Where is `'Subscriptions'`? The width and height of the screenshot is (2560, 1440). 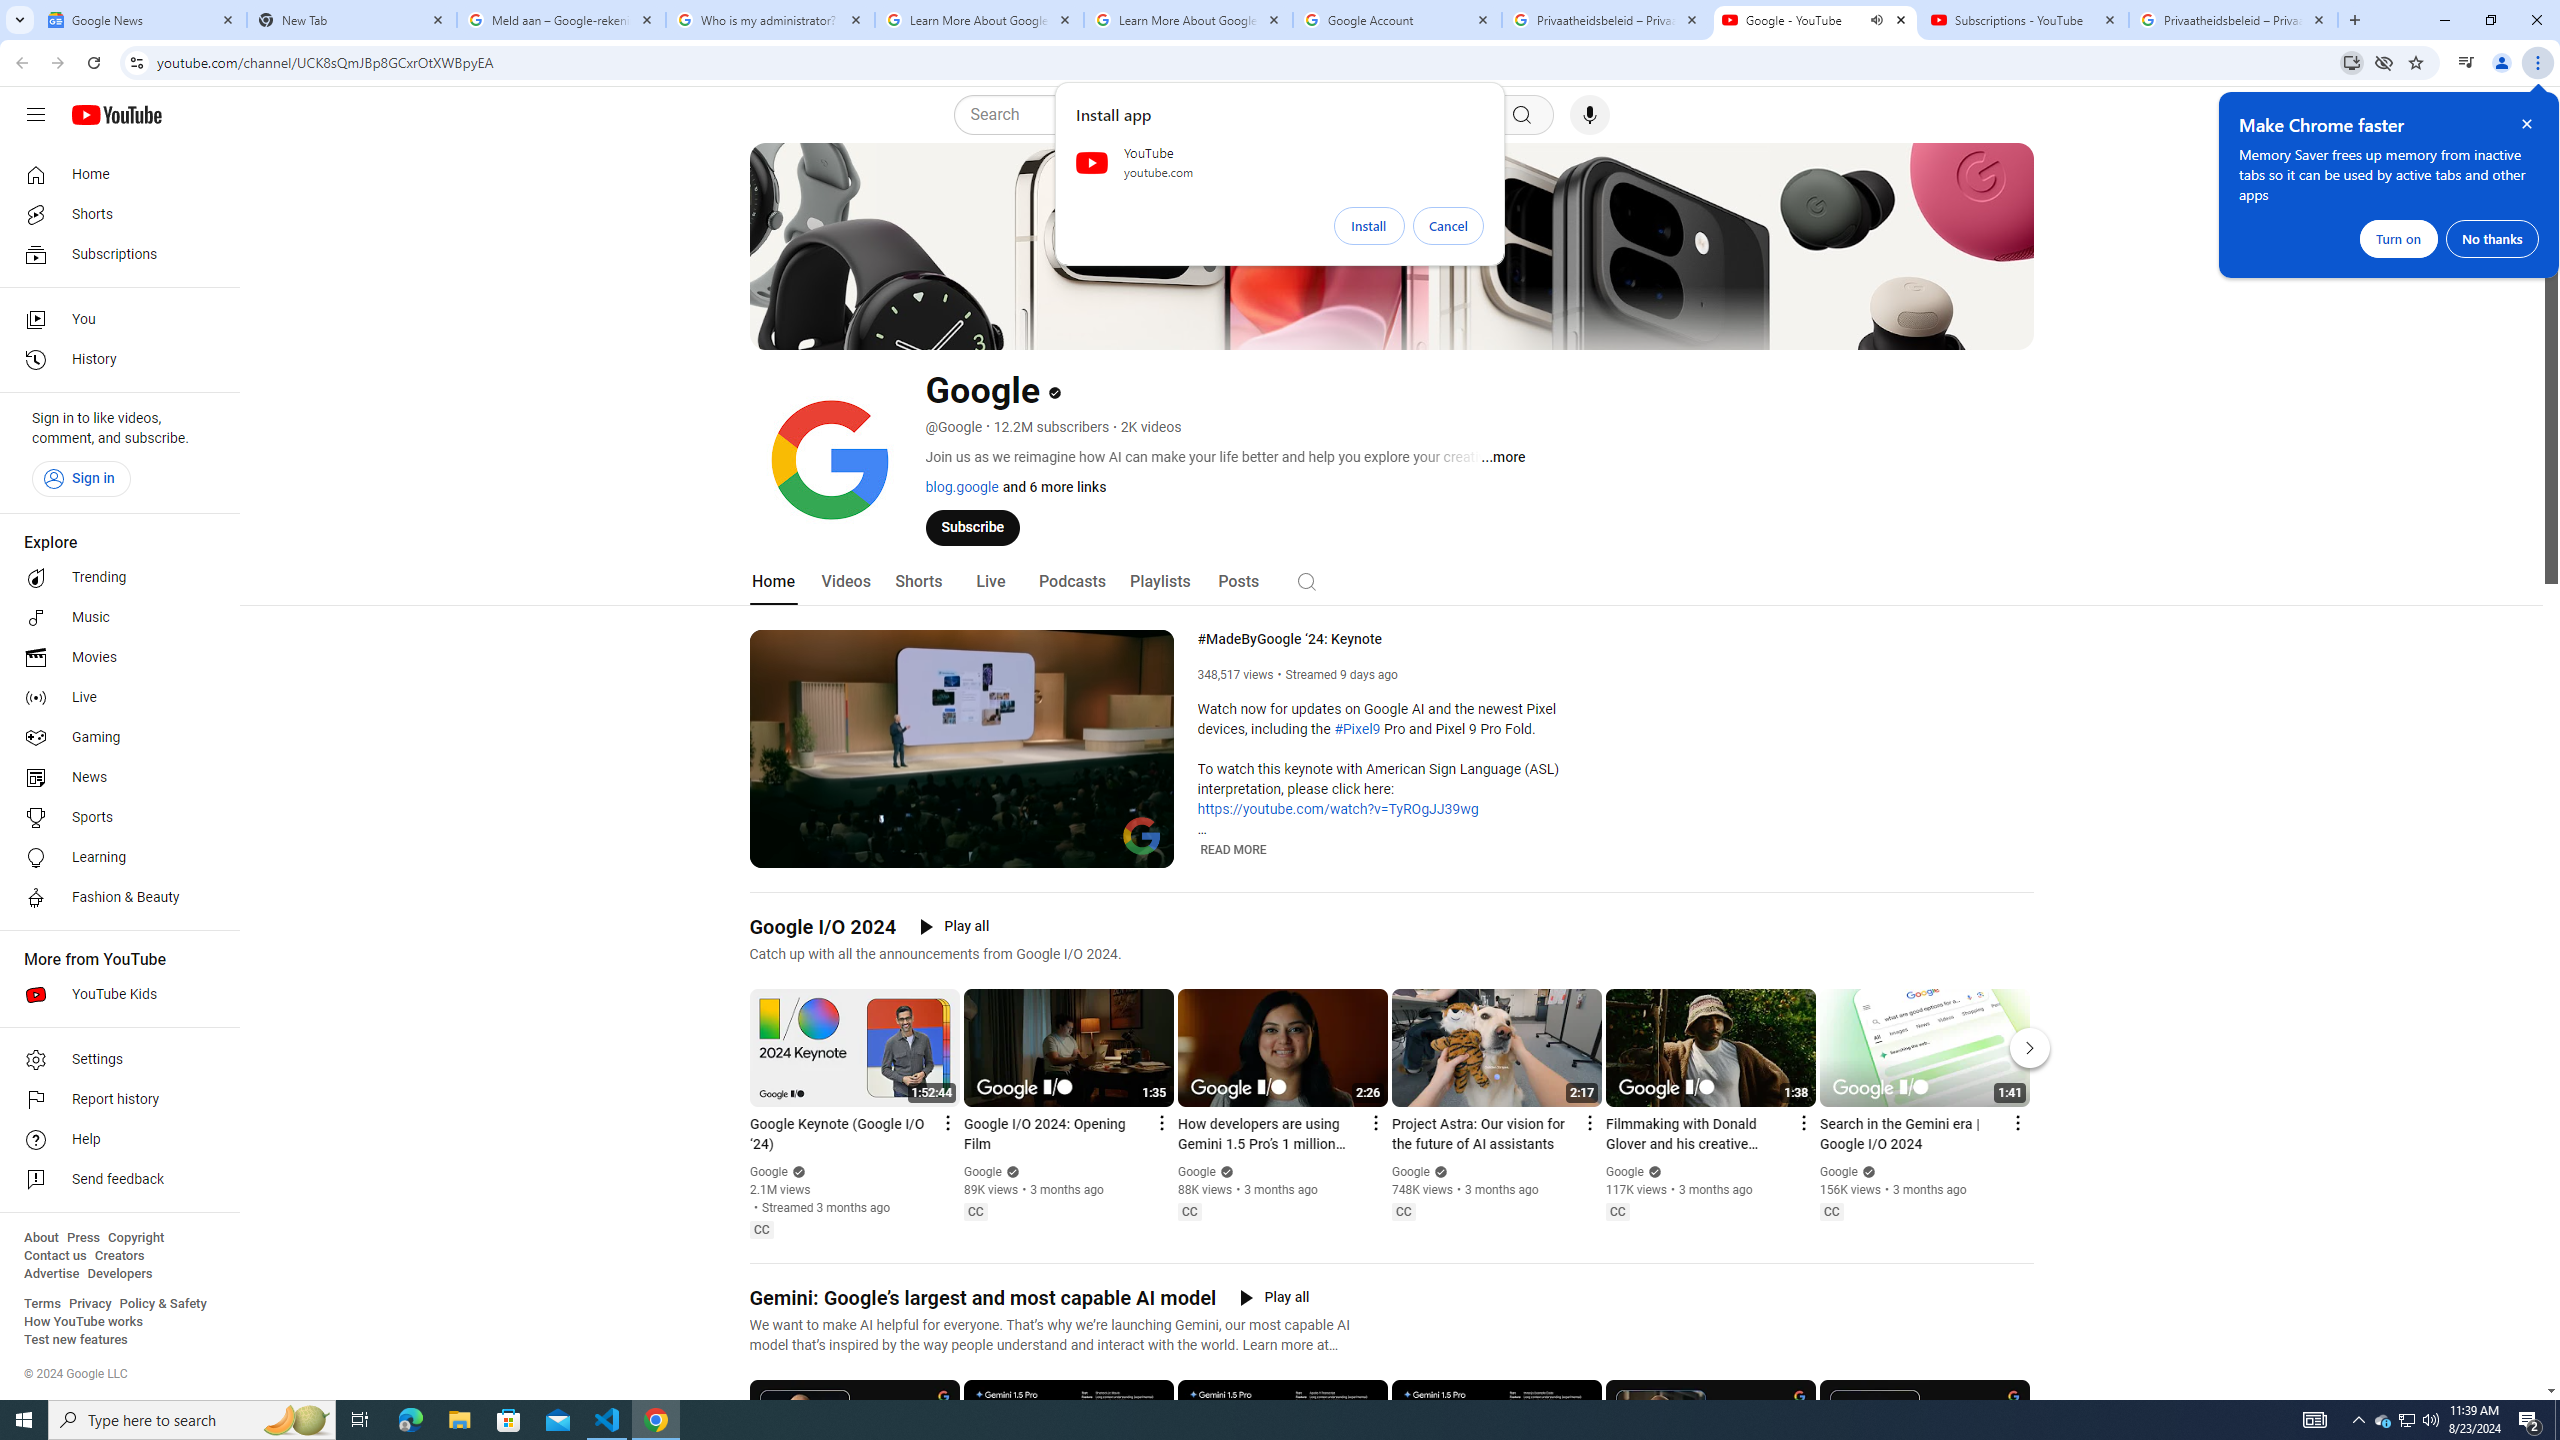
'Subscriptions' is located at coordinates (113, 253).